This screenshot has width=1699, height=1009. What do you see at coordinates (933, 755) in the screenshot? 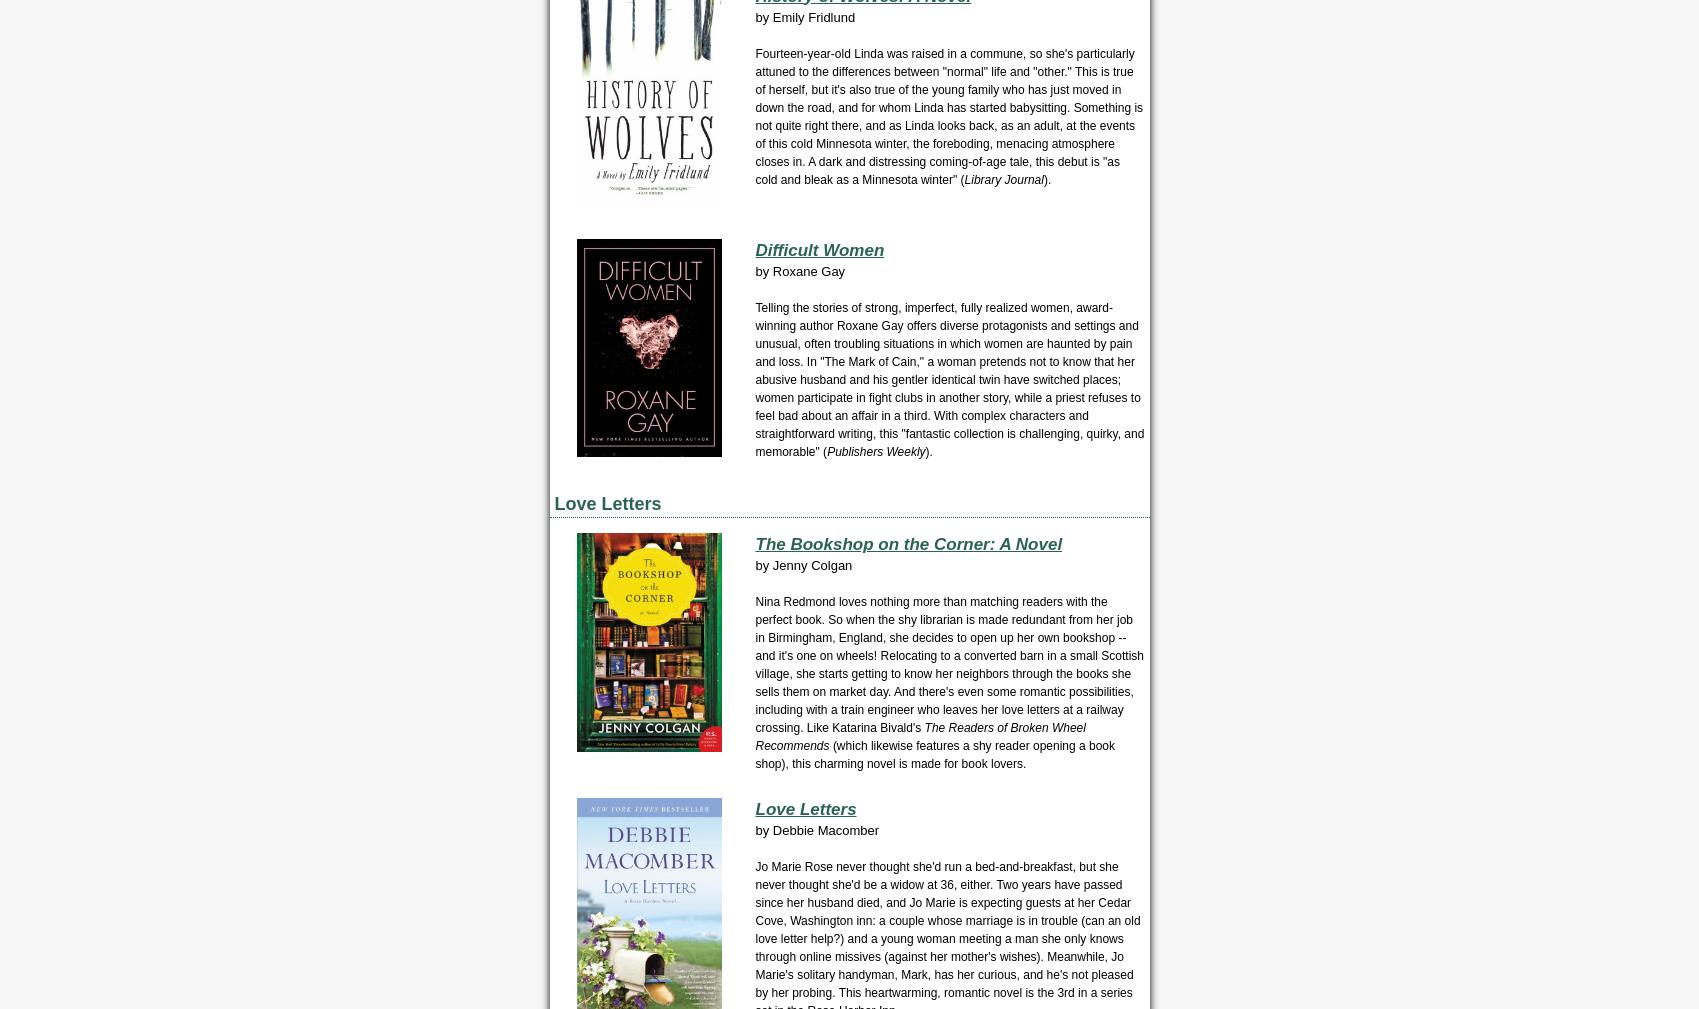
I see `'(which likewise features a shy reader opening a book shop)'` at bounding box center [933, 755].